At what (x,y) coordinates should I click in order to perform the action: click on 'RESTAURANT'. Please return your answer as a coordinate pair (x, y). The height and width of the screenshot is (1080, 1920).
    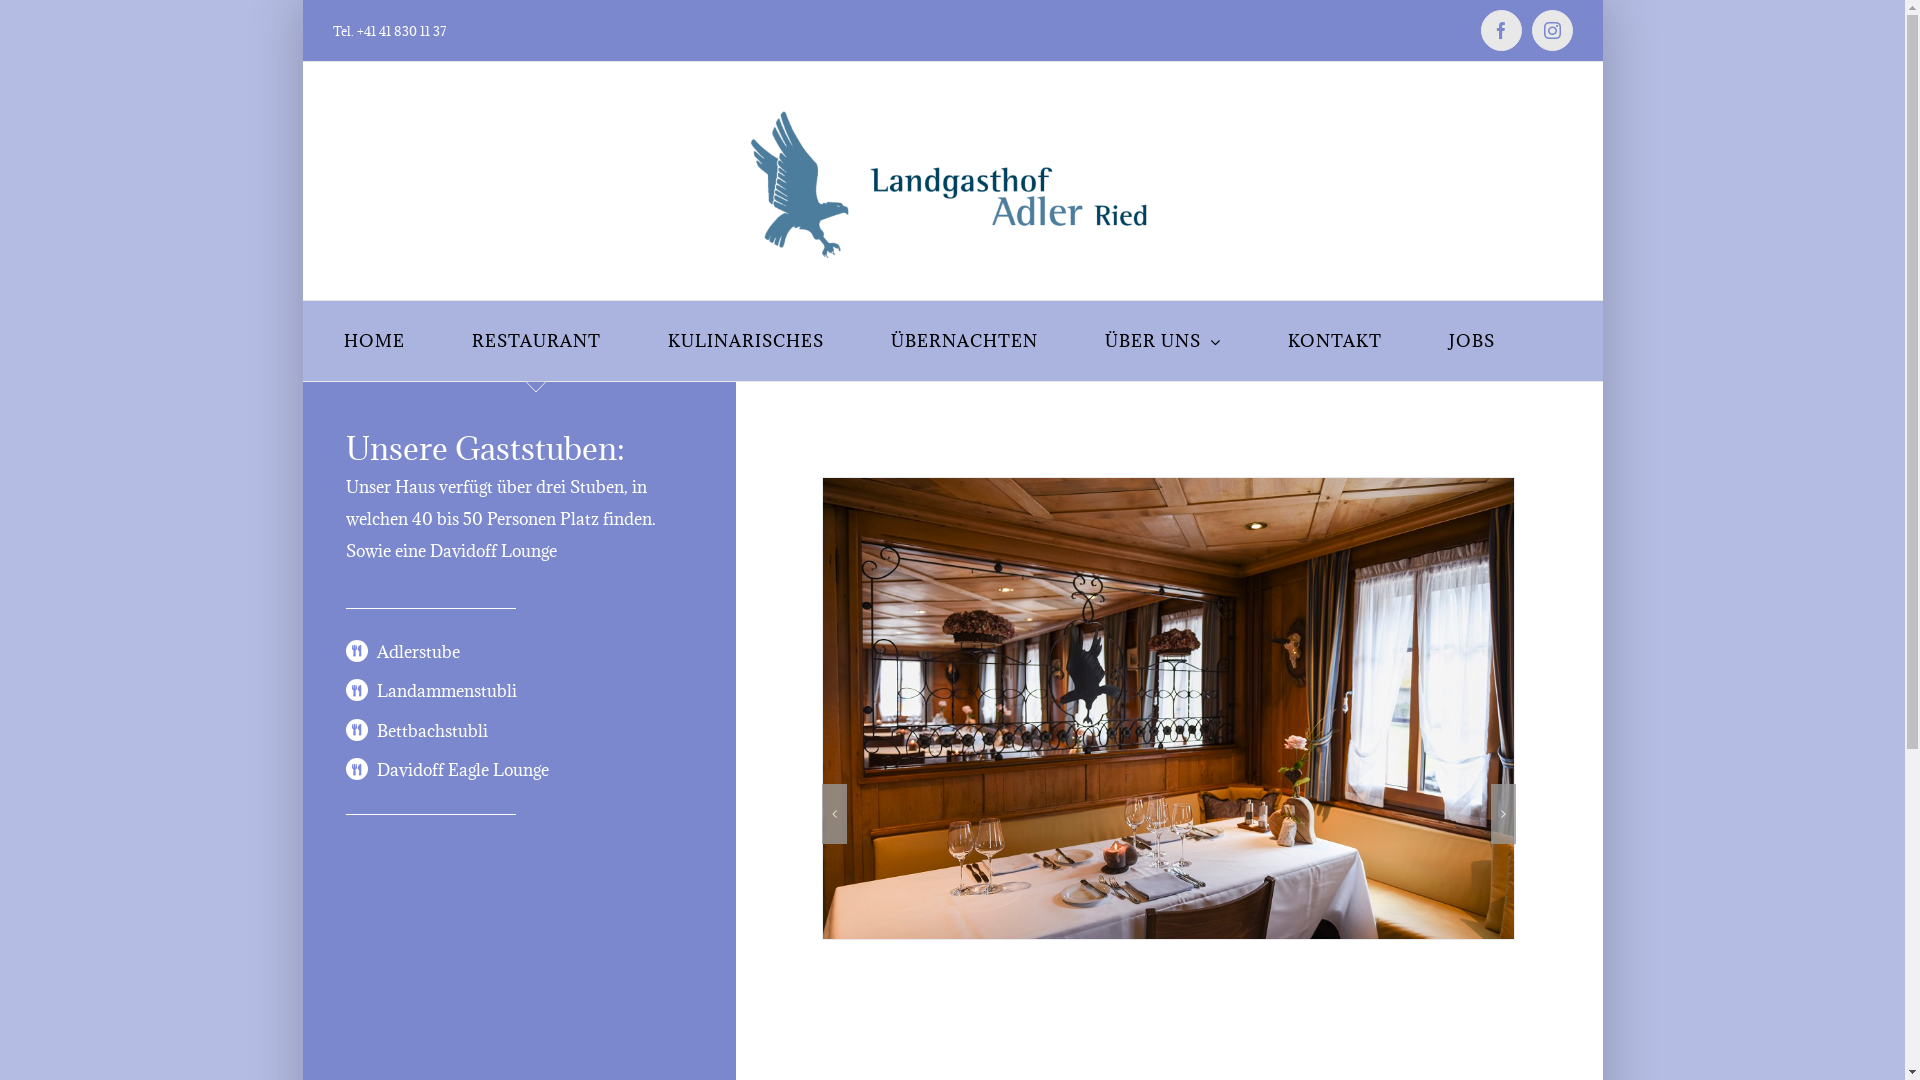
    Looking at the image, I should click on (536, 339).